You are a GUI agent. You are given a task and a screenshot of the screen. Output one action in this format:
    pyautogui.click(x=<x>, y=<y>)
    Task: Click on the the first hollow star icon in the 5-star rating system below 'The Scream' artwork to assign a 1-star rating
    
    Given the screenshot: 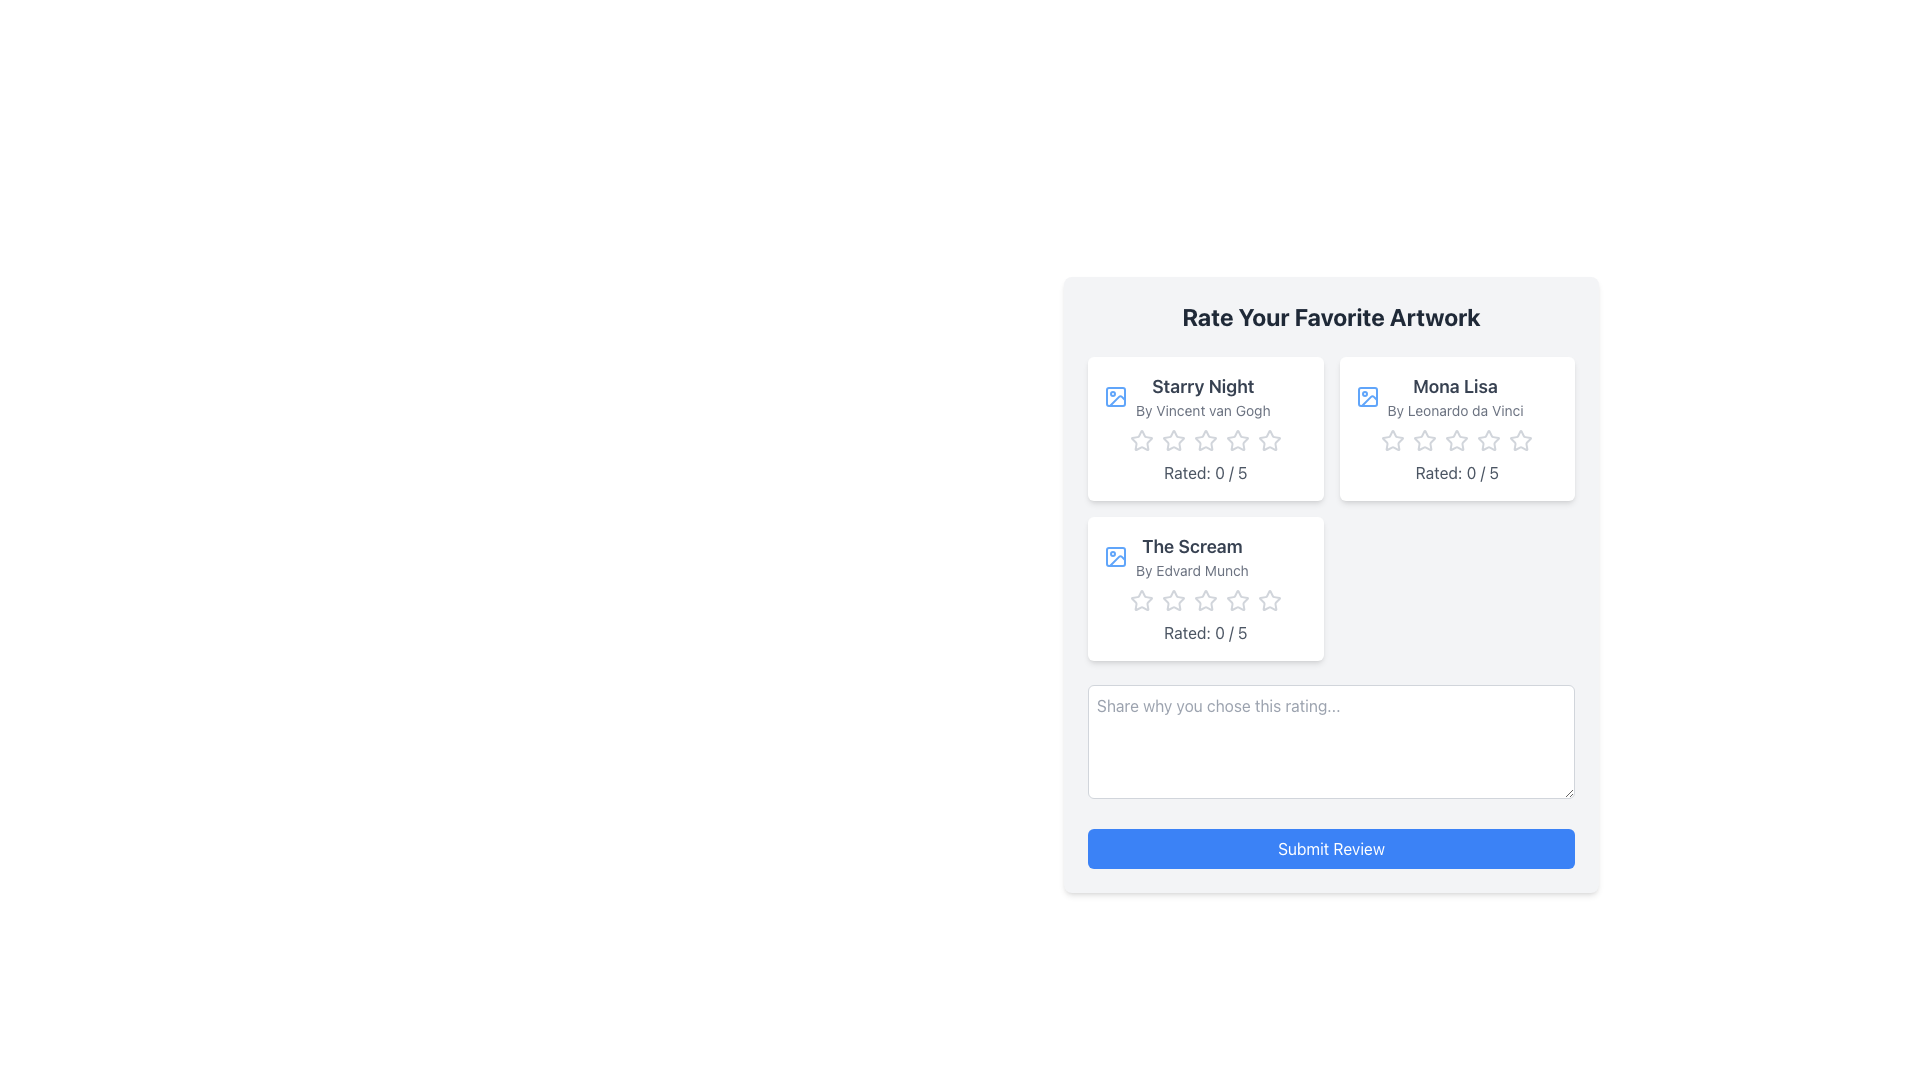 What is the action you would take?
    pyautogui.click(x=1141, y=600)
    